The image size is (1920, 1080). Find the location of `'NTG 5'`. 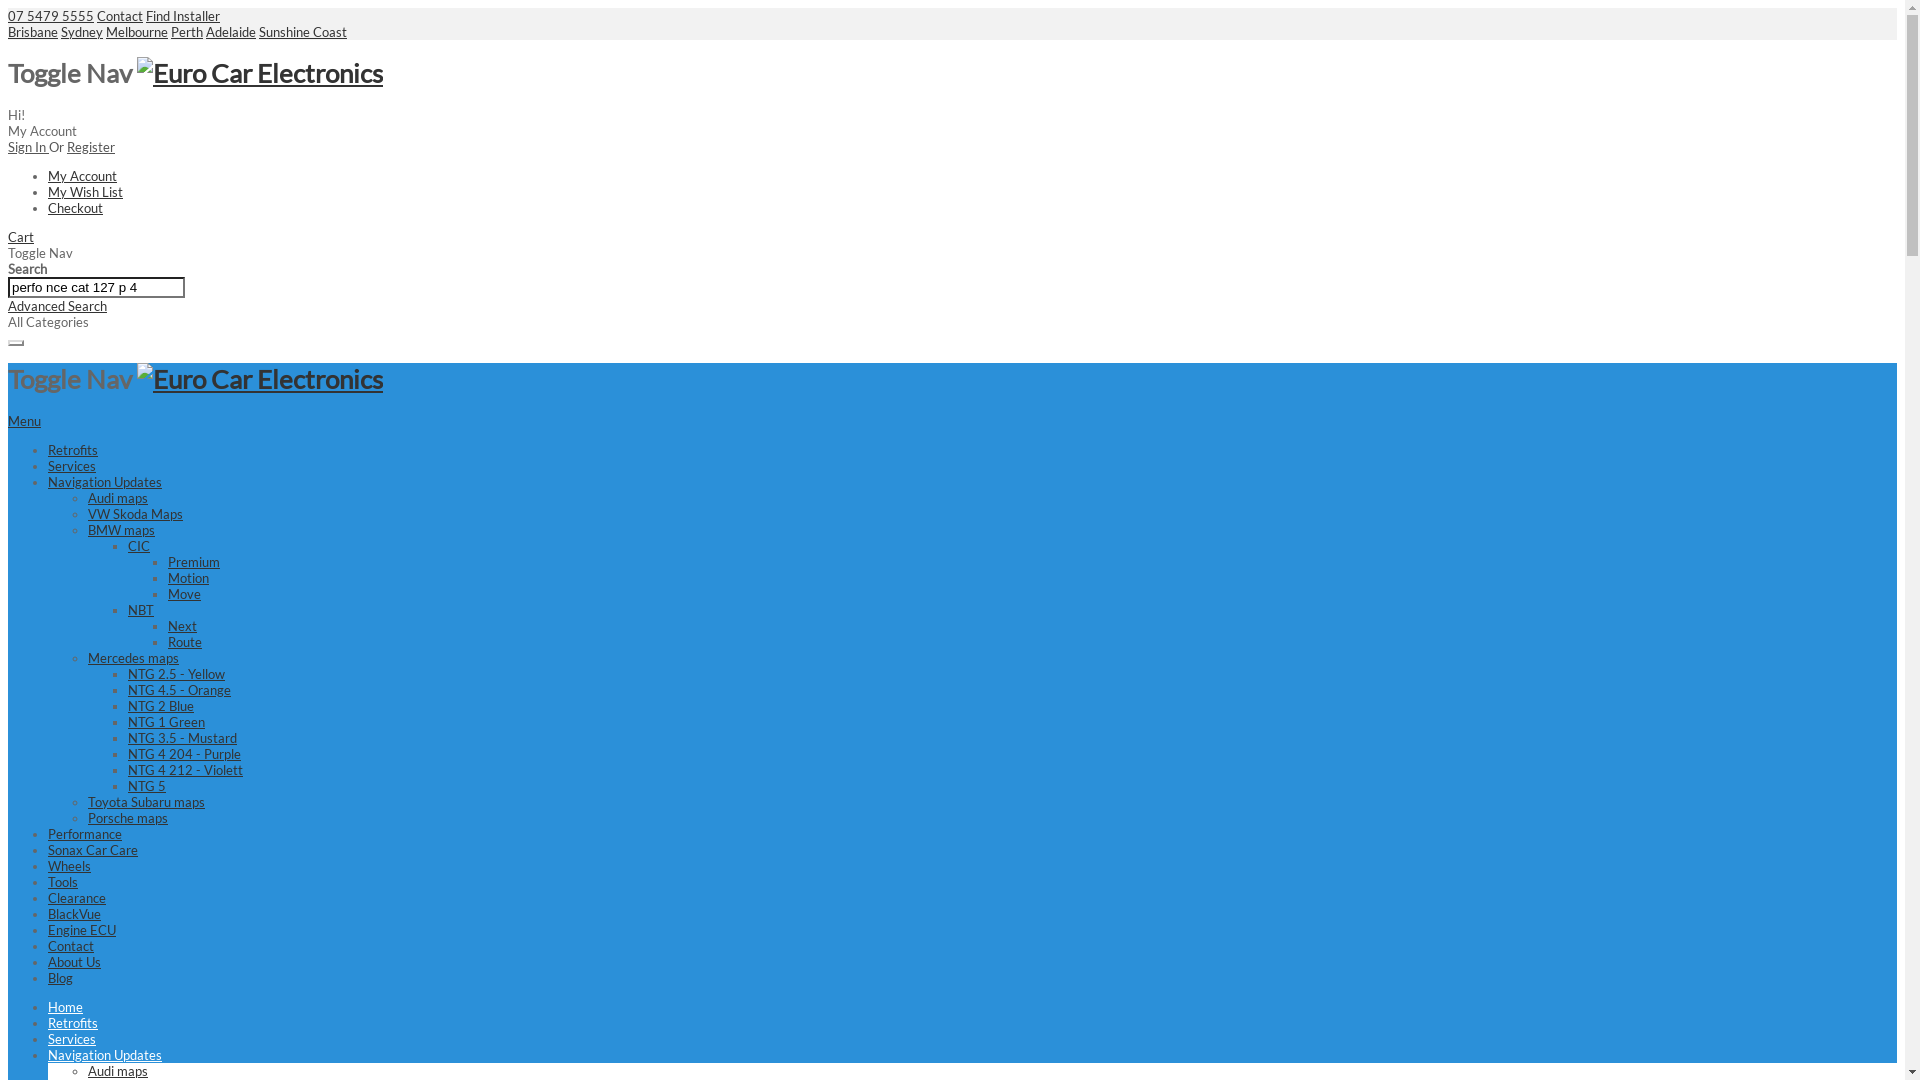

'NTG 5' is located at coordinates (127, 785).